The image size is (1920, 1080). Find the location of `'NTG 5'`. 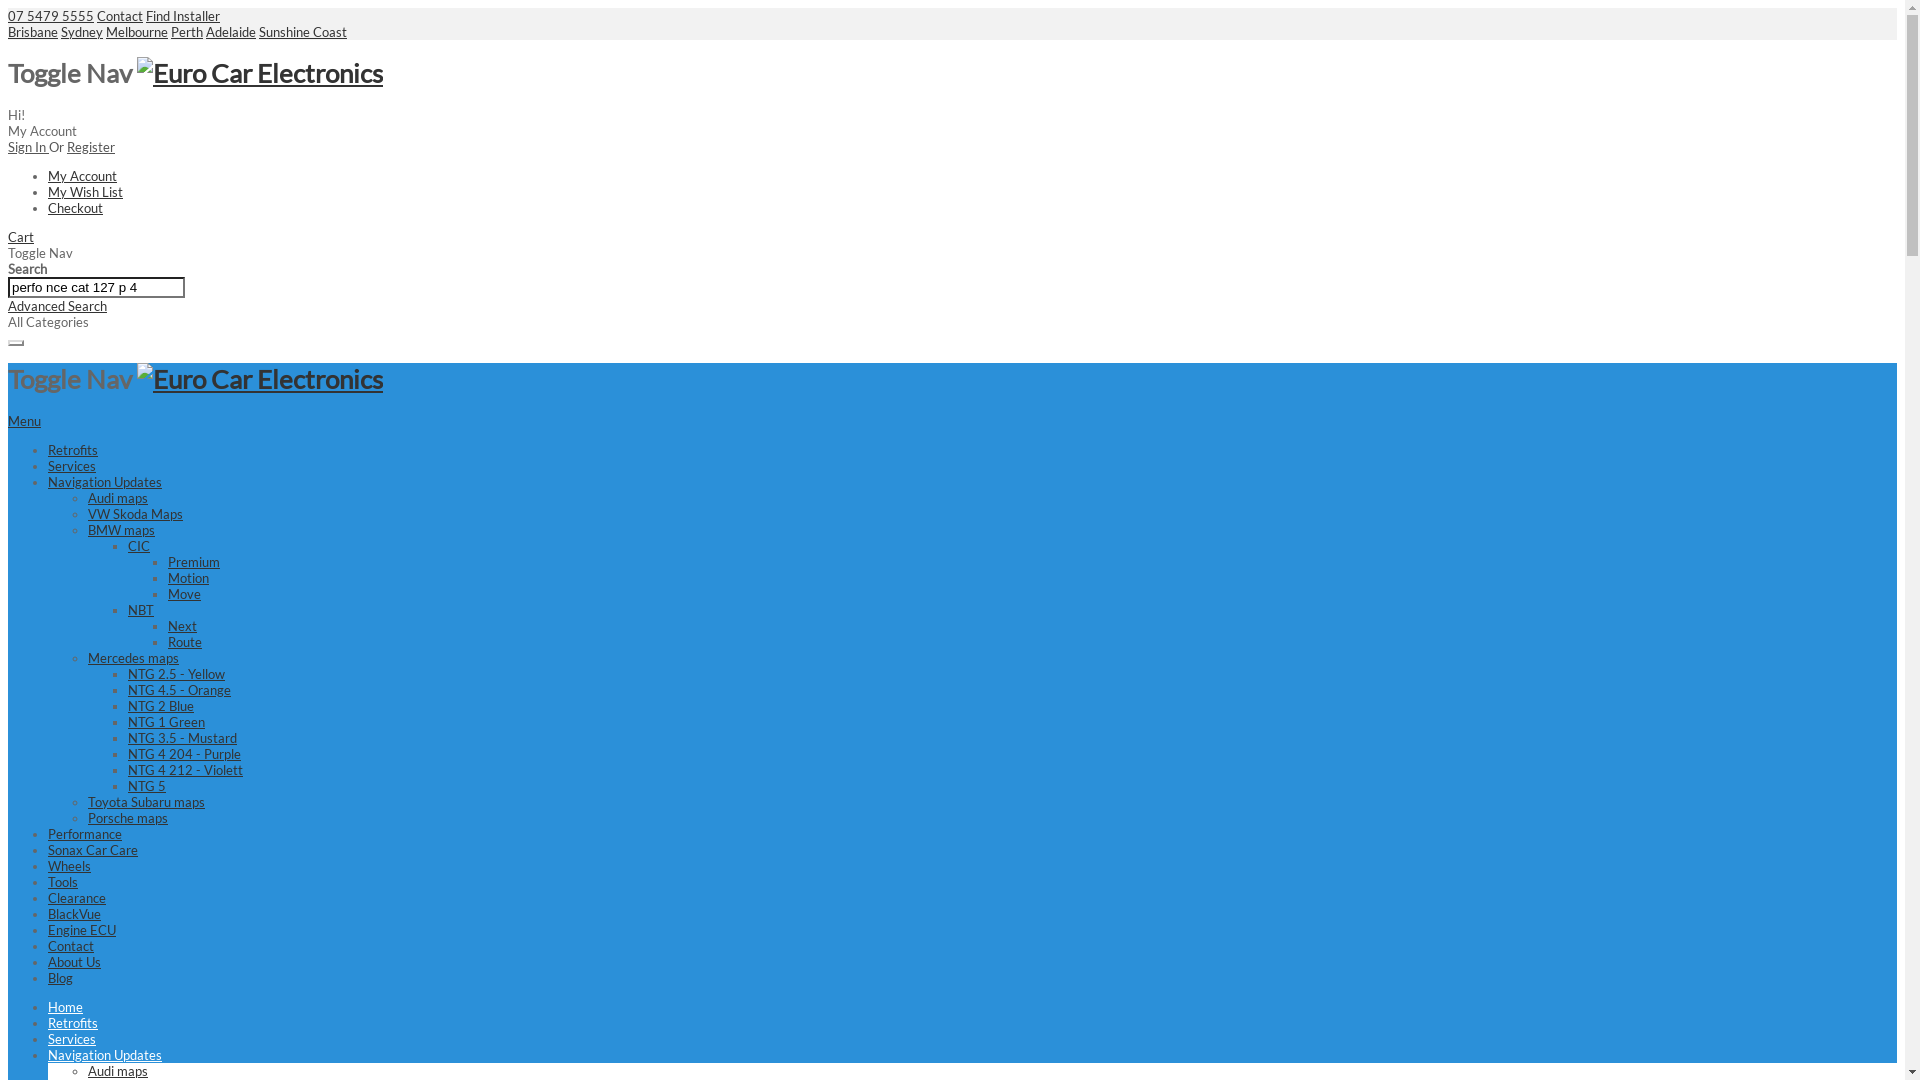

'NTG 5' is located at coordinates (127, 785).